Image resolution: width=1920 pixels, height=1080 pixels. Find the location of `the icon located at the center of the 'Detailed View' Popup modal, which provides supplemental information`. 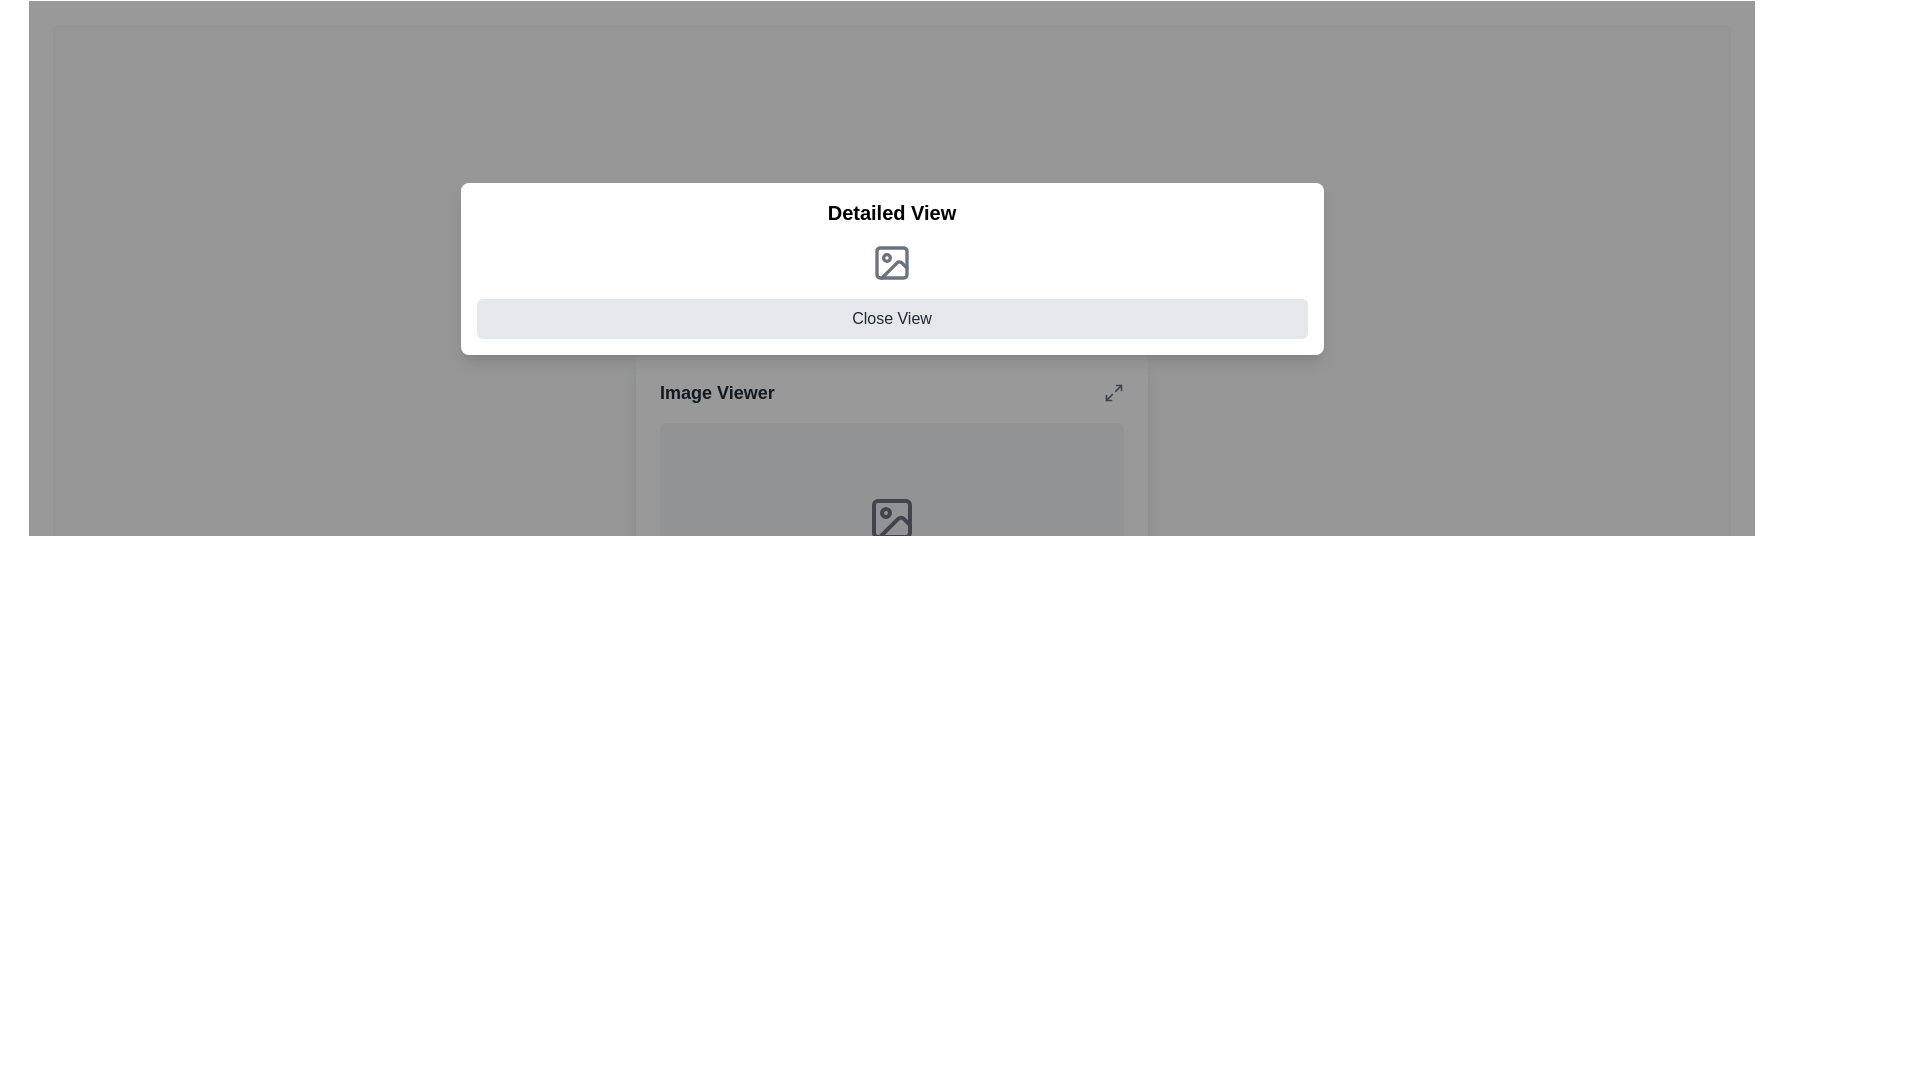

the icon located at the center of the 'Detailed View' Popup modal, which provides supplemental information is located at coordinates (891, 266).